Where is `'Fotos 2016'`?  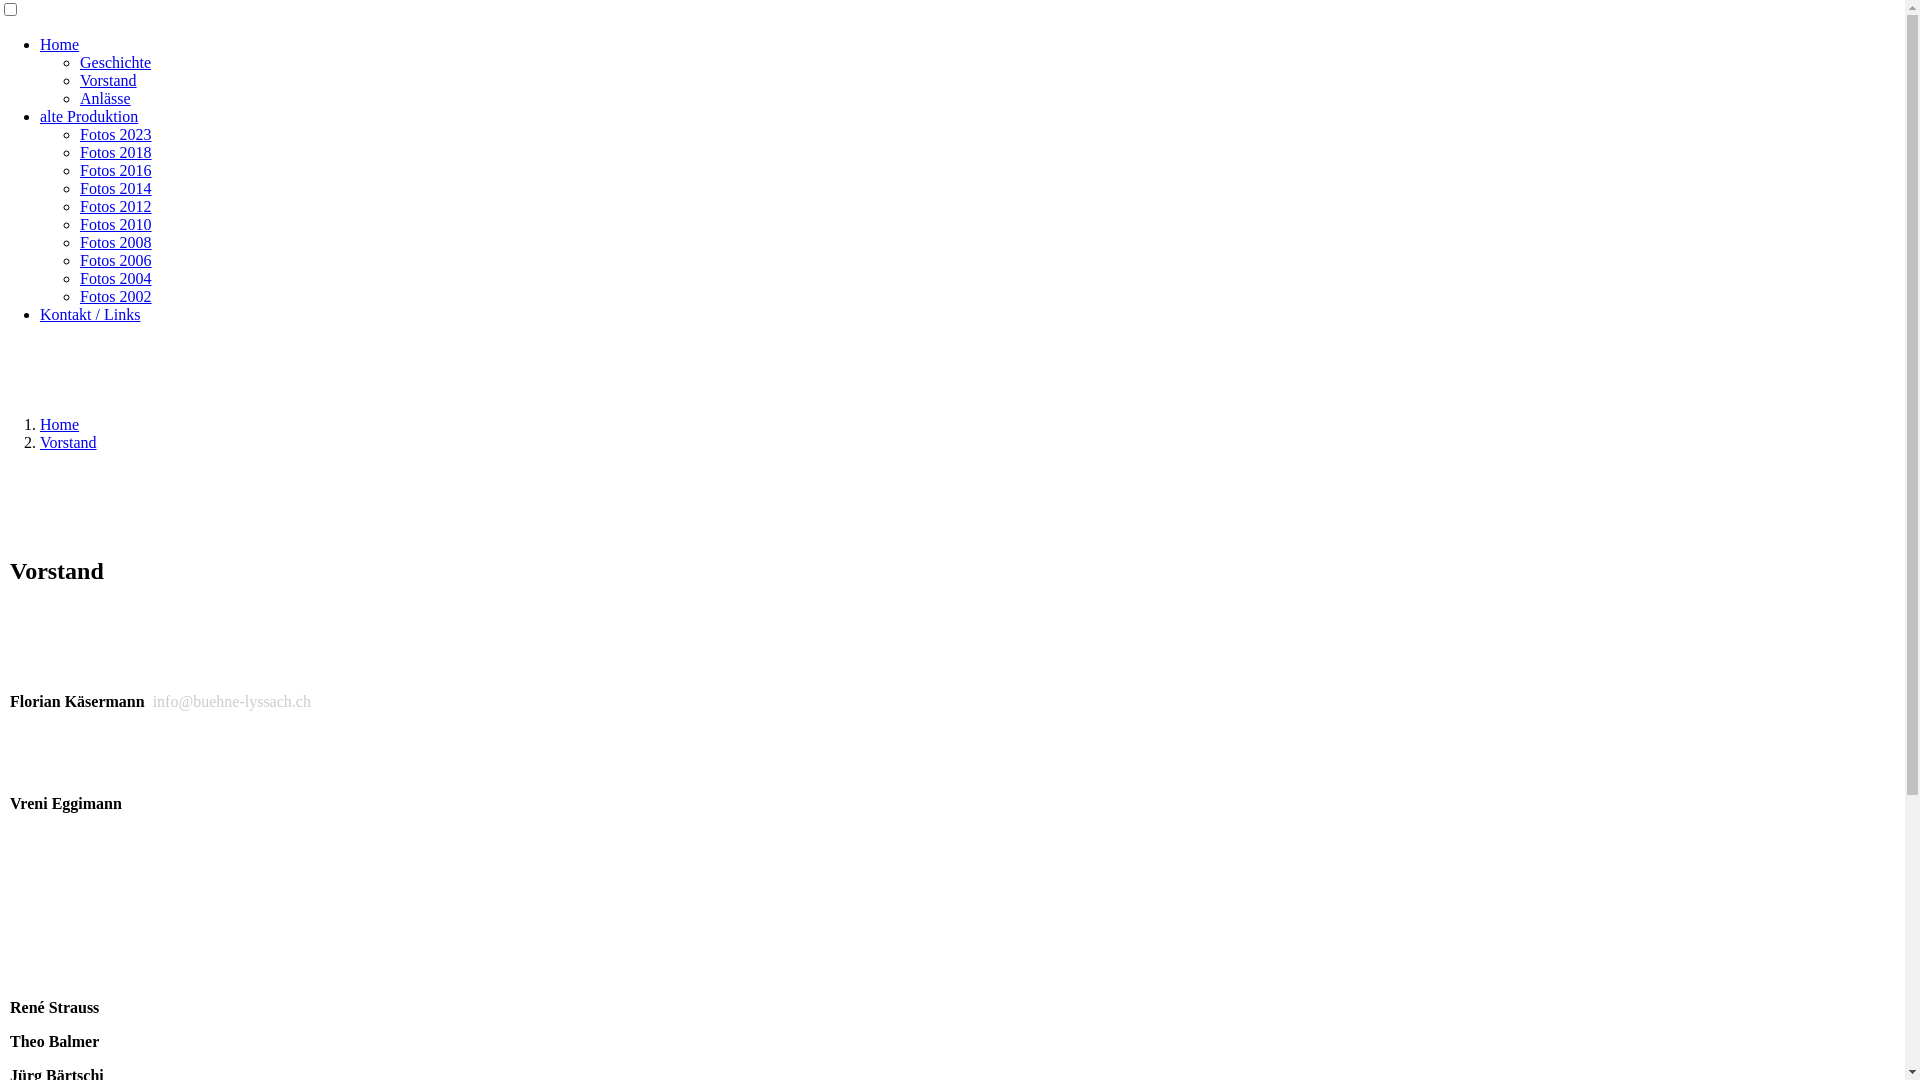 'Fotos 2016' is located at coordinates (114, 169).